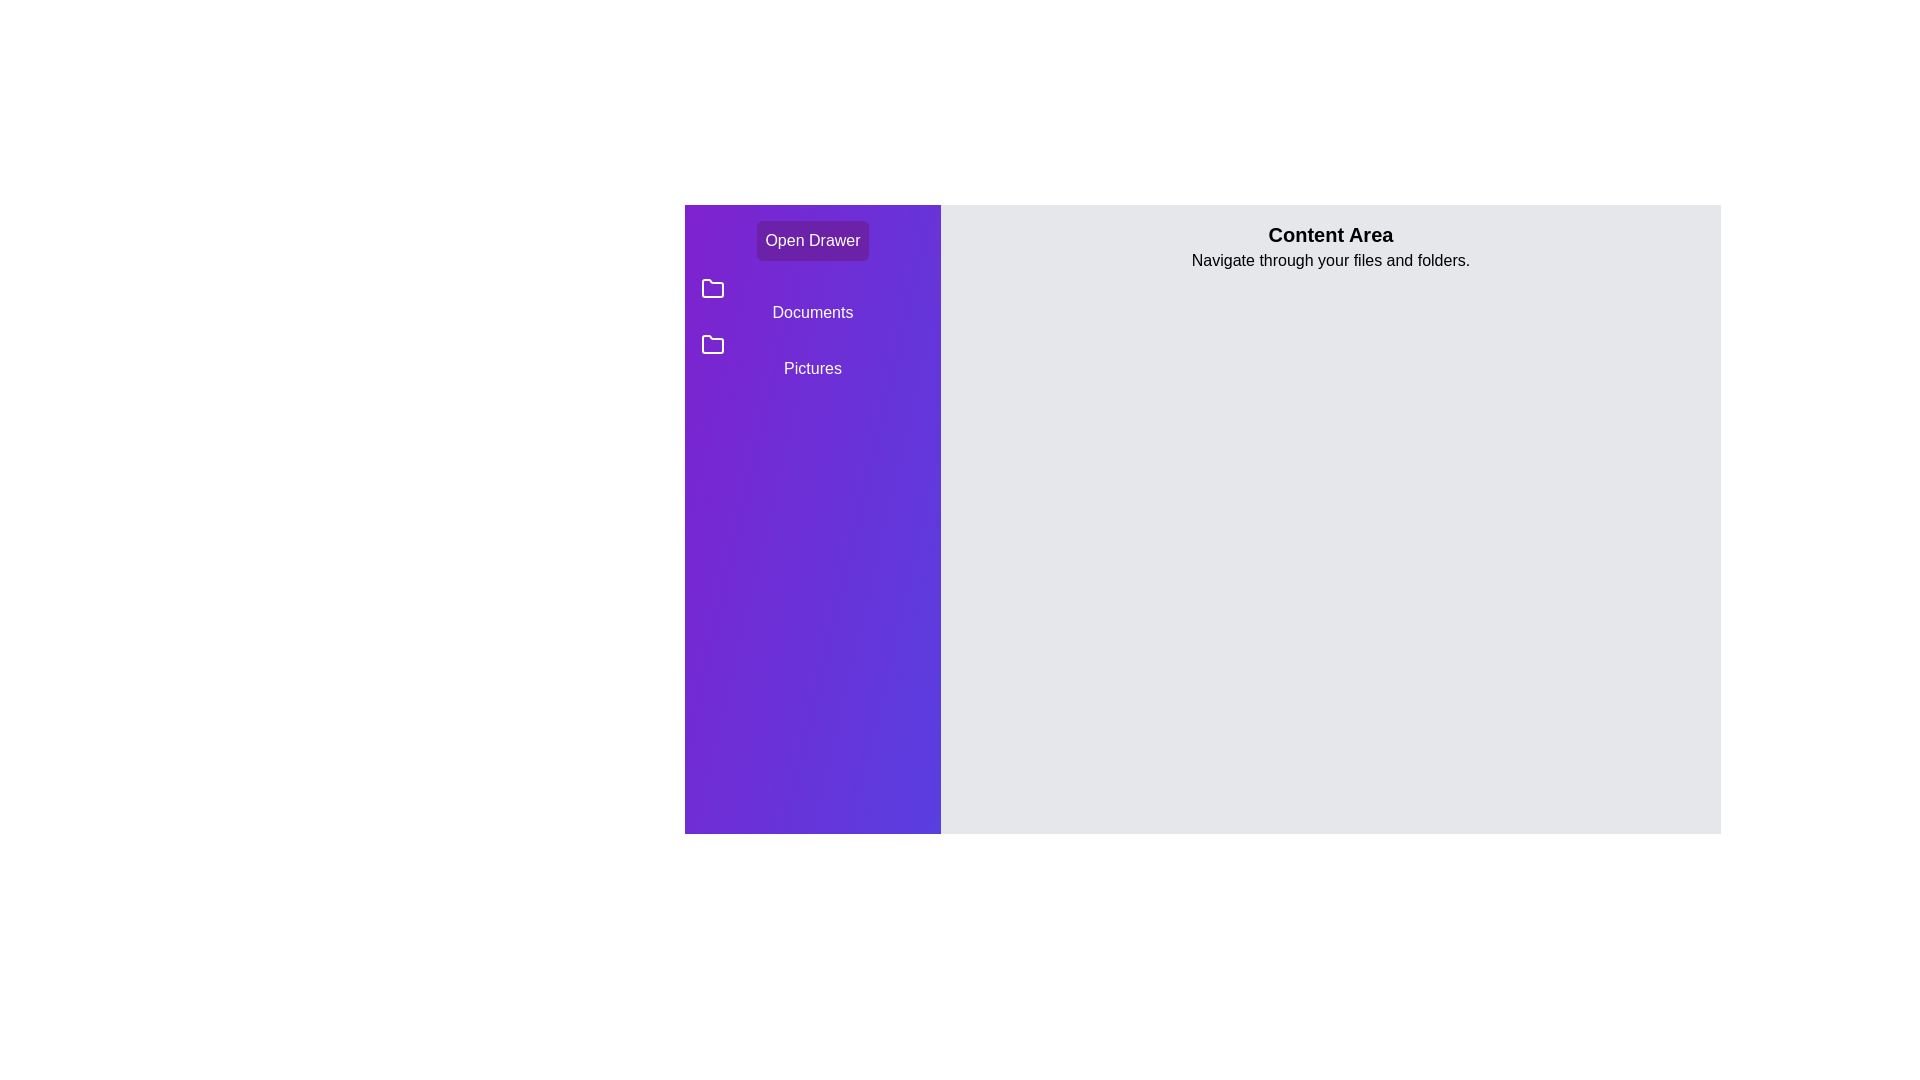 The width and height of the screenshot is (1920, 1080). I want to click on the folder icon for Documents, so click(713, 289).